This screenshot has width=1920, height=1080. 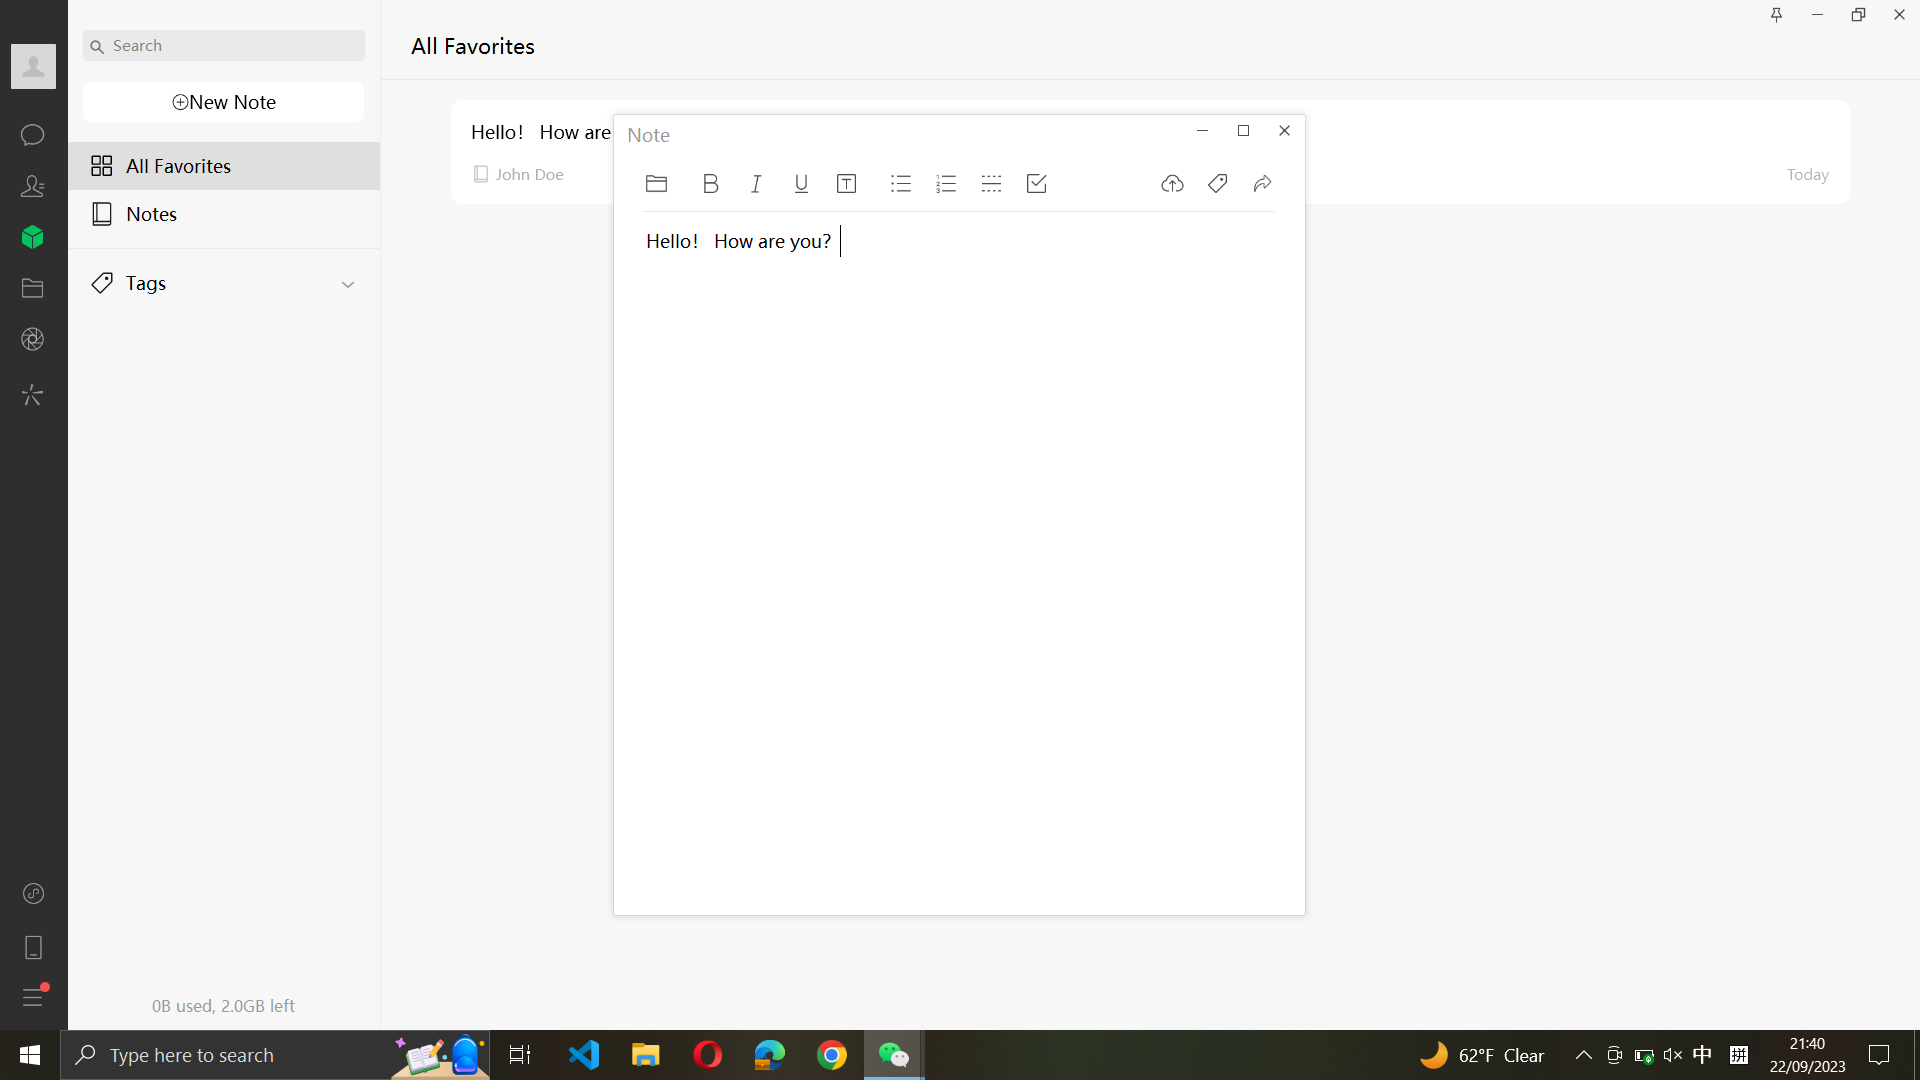 What do you see at coordinates (1285, 131) in the screenshot?
I see `Close the Note window` at bounding box center [1285, 131].